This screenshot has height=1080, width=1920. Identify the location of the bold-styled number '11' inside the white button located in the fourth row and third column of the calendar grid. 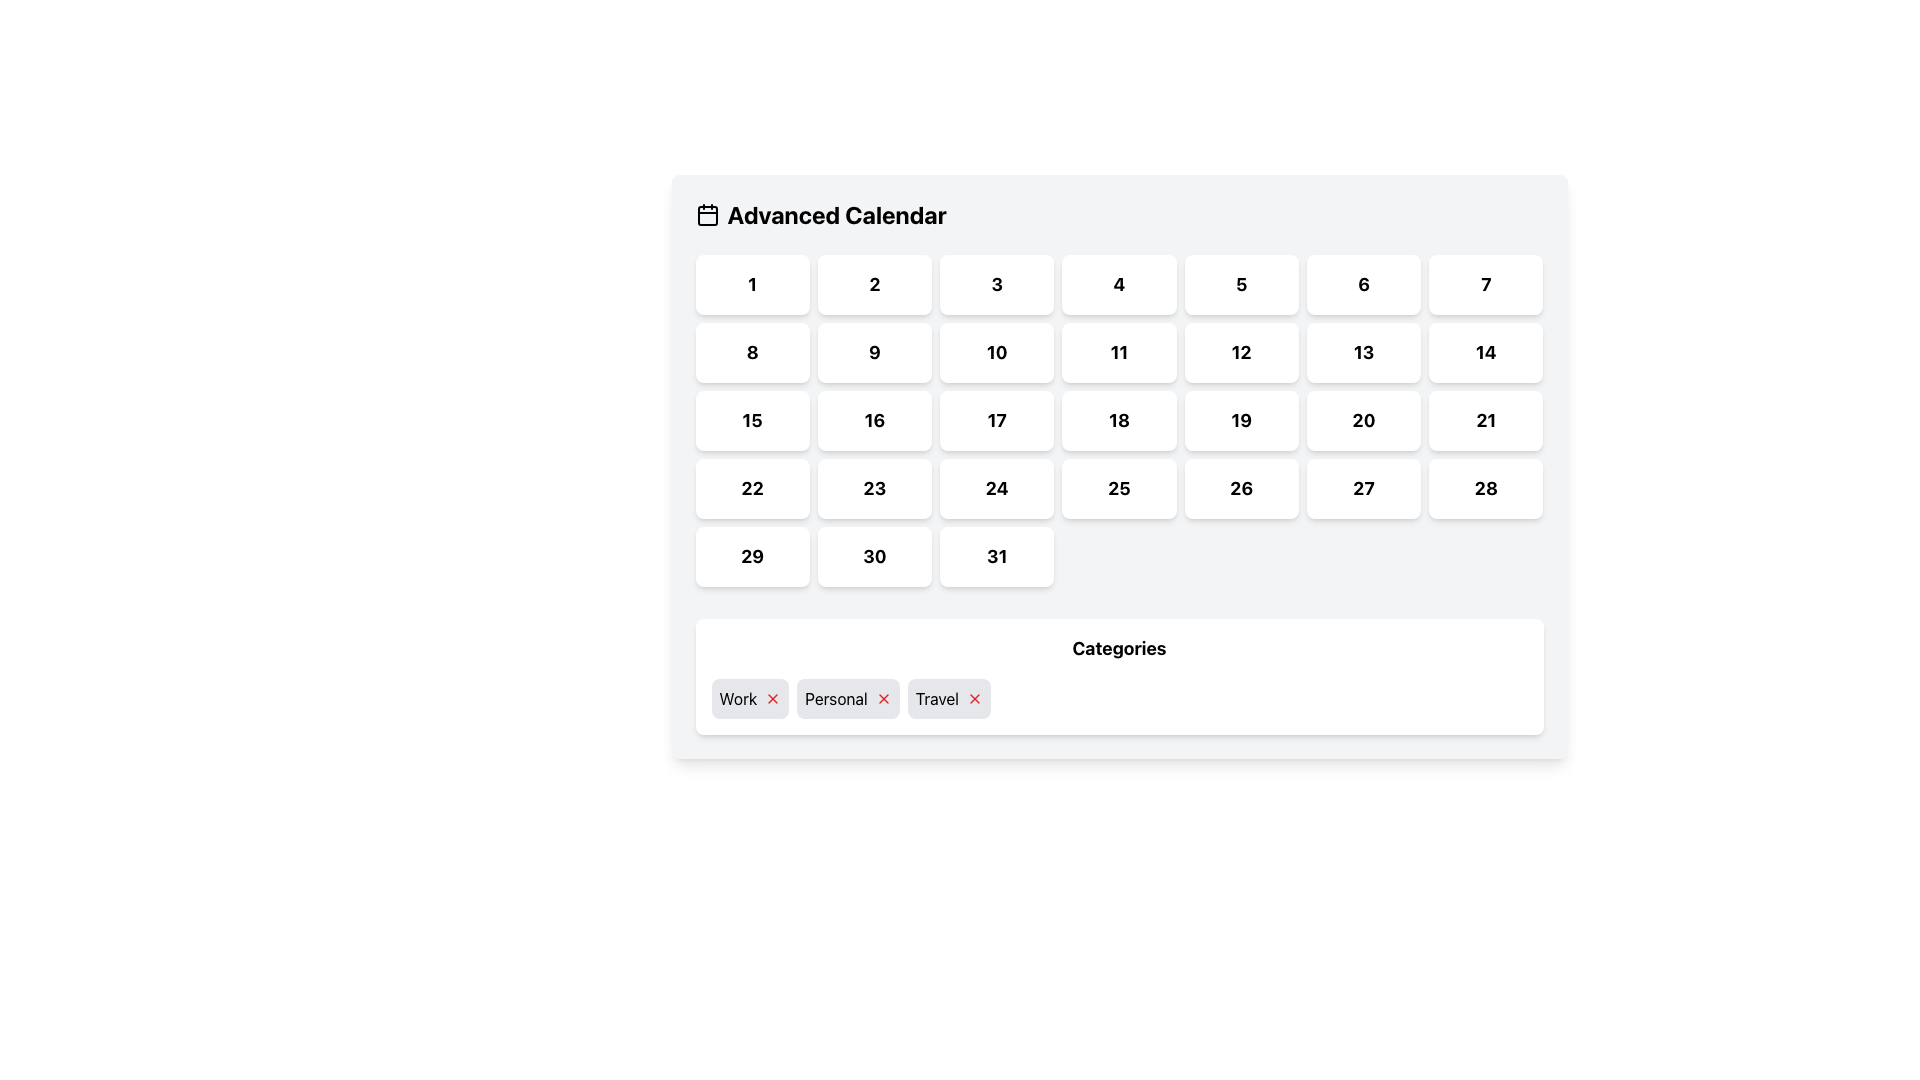
(1118, 351).